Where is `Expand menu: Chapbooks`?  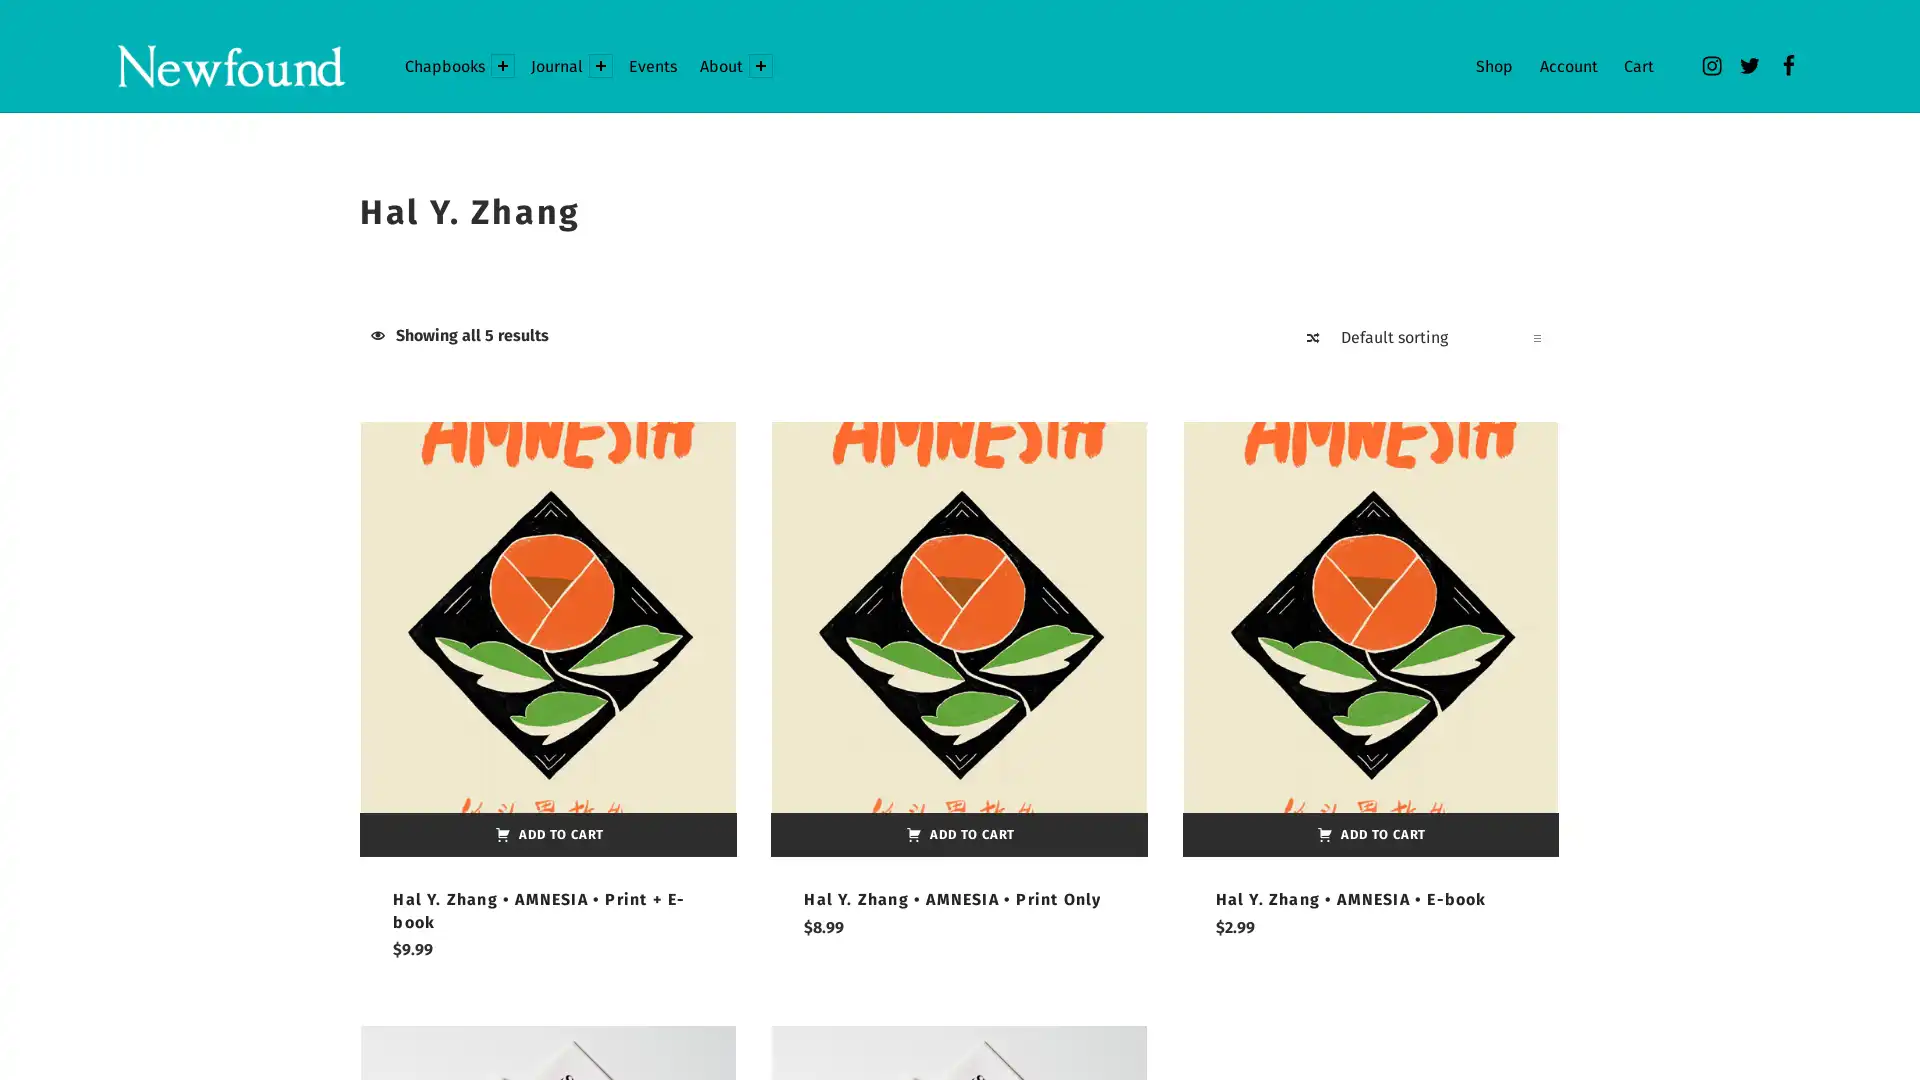
Expand menu: Chapbooks is located at coordinates (503, 64).